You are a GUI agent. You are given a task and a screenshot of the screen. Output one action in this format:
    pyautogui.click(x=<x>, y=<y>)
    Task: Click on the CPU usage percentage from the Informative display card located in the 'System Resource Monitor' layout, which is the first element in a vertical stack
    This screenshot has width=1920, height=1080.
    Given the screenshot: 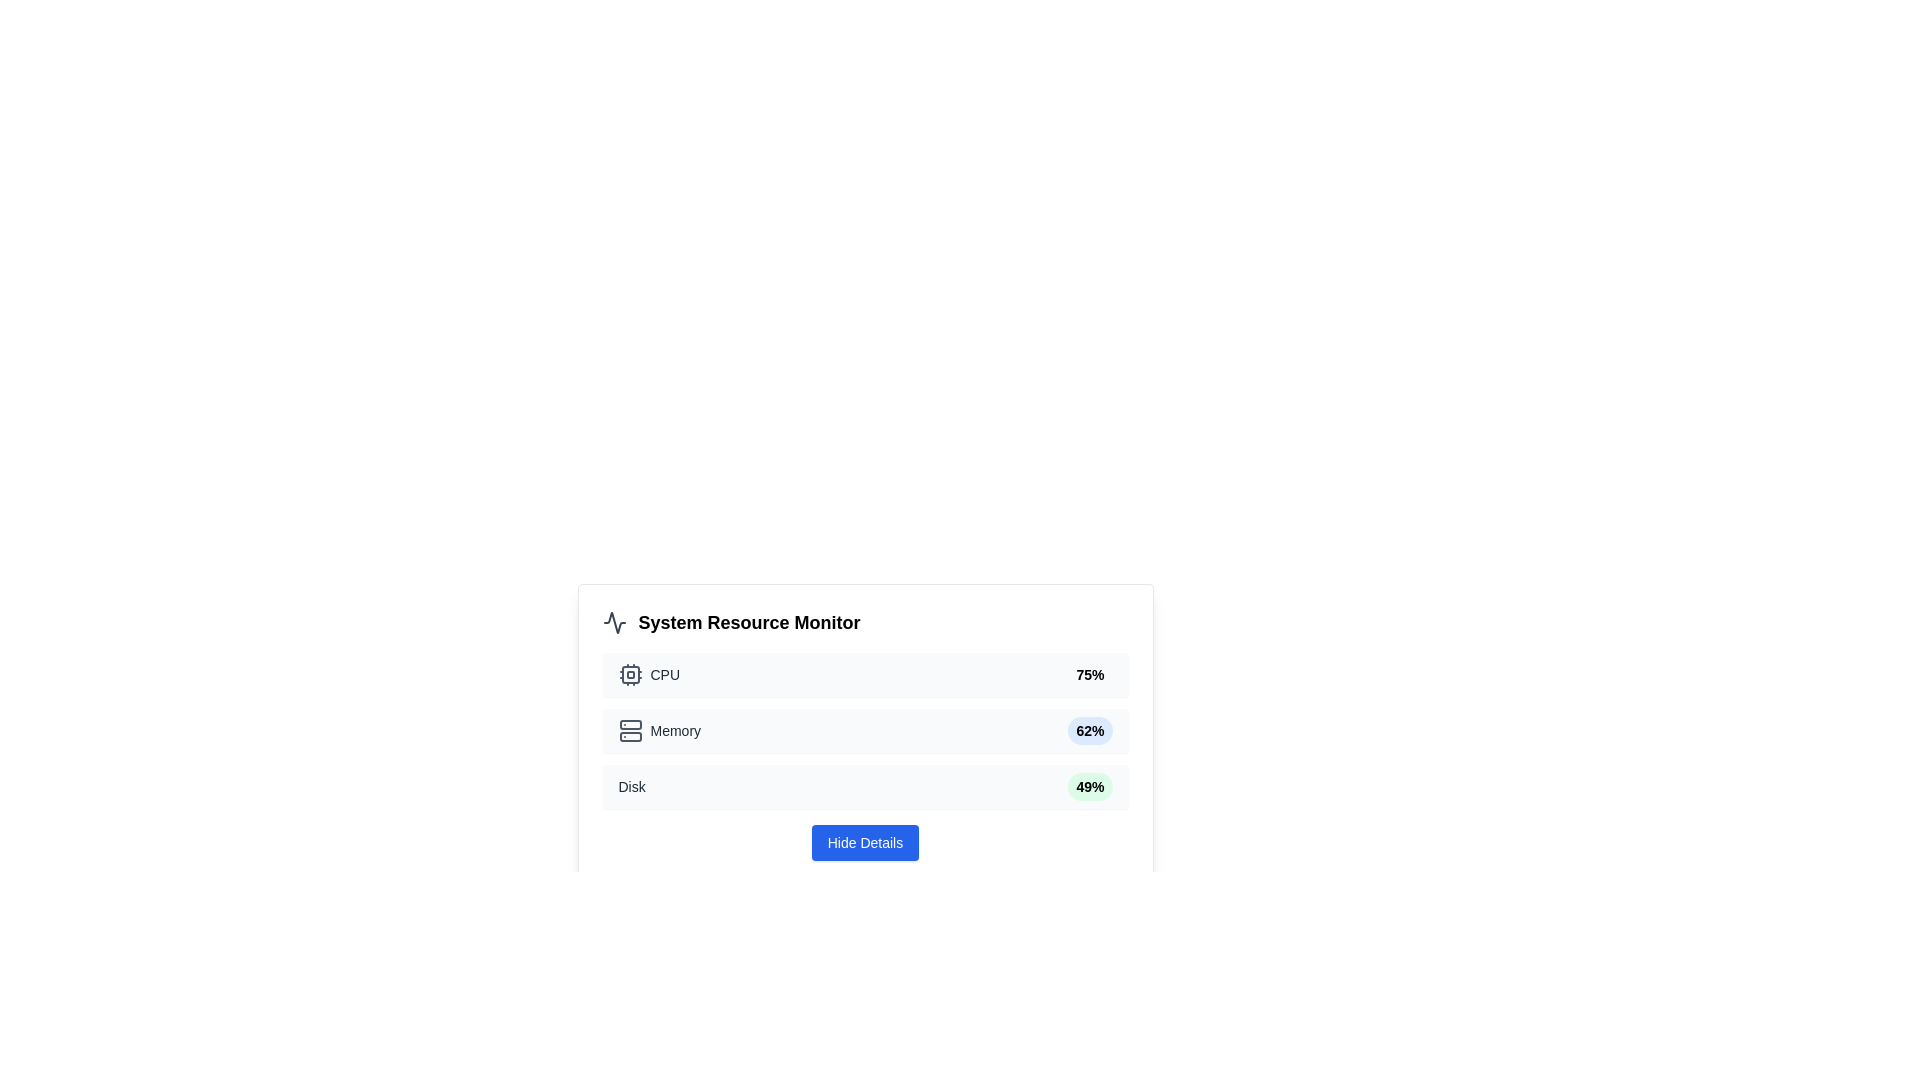 What is the action you would take?
    pyautogui.click(x=865, y=675)
    